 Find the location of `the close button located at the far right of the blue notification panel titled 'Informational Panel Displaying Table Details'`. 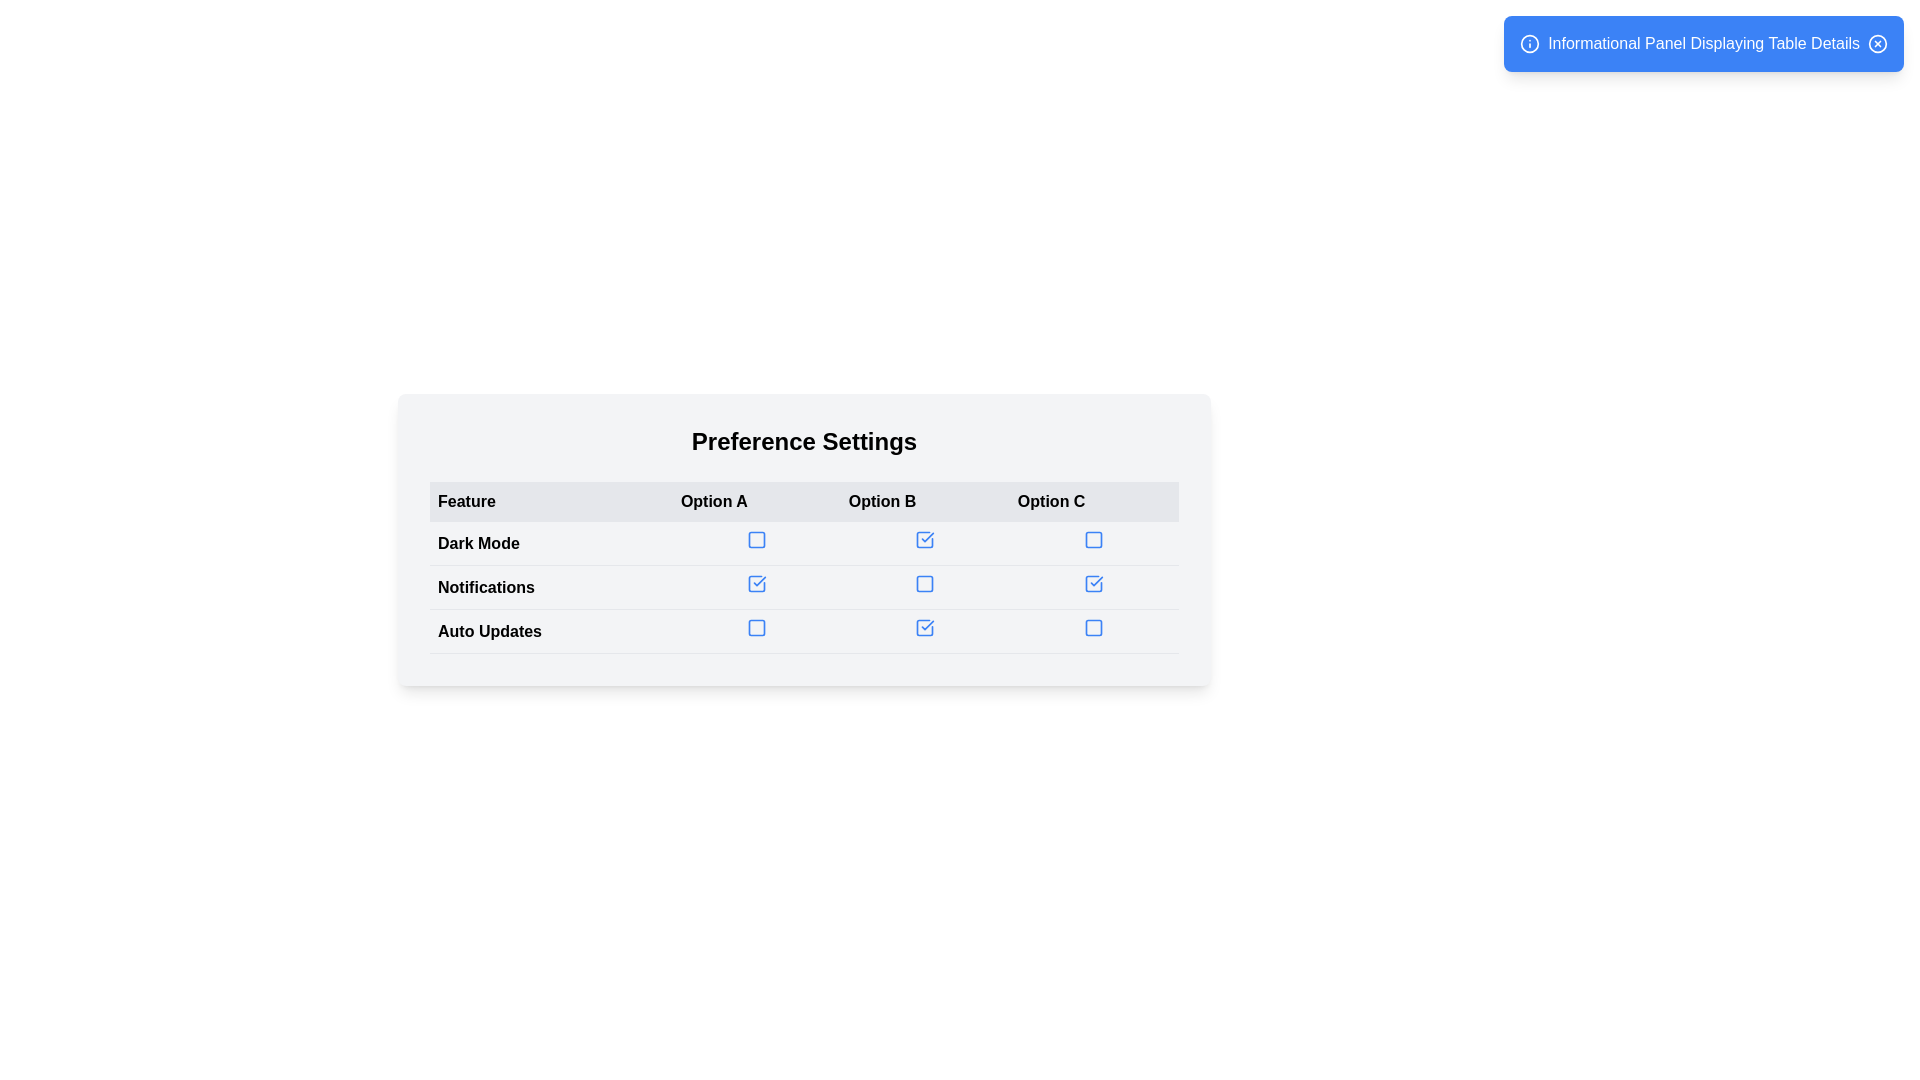

the close button located at the far right of the blue notification panel titled 'Informational Panel Displaying Table Details' is located at coordinates (1876, 43).